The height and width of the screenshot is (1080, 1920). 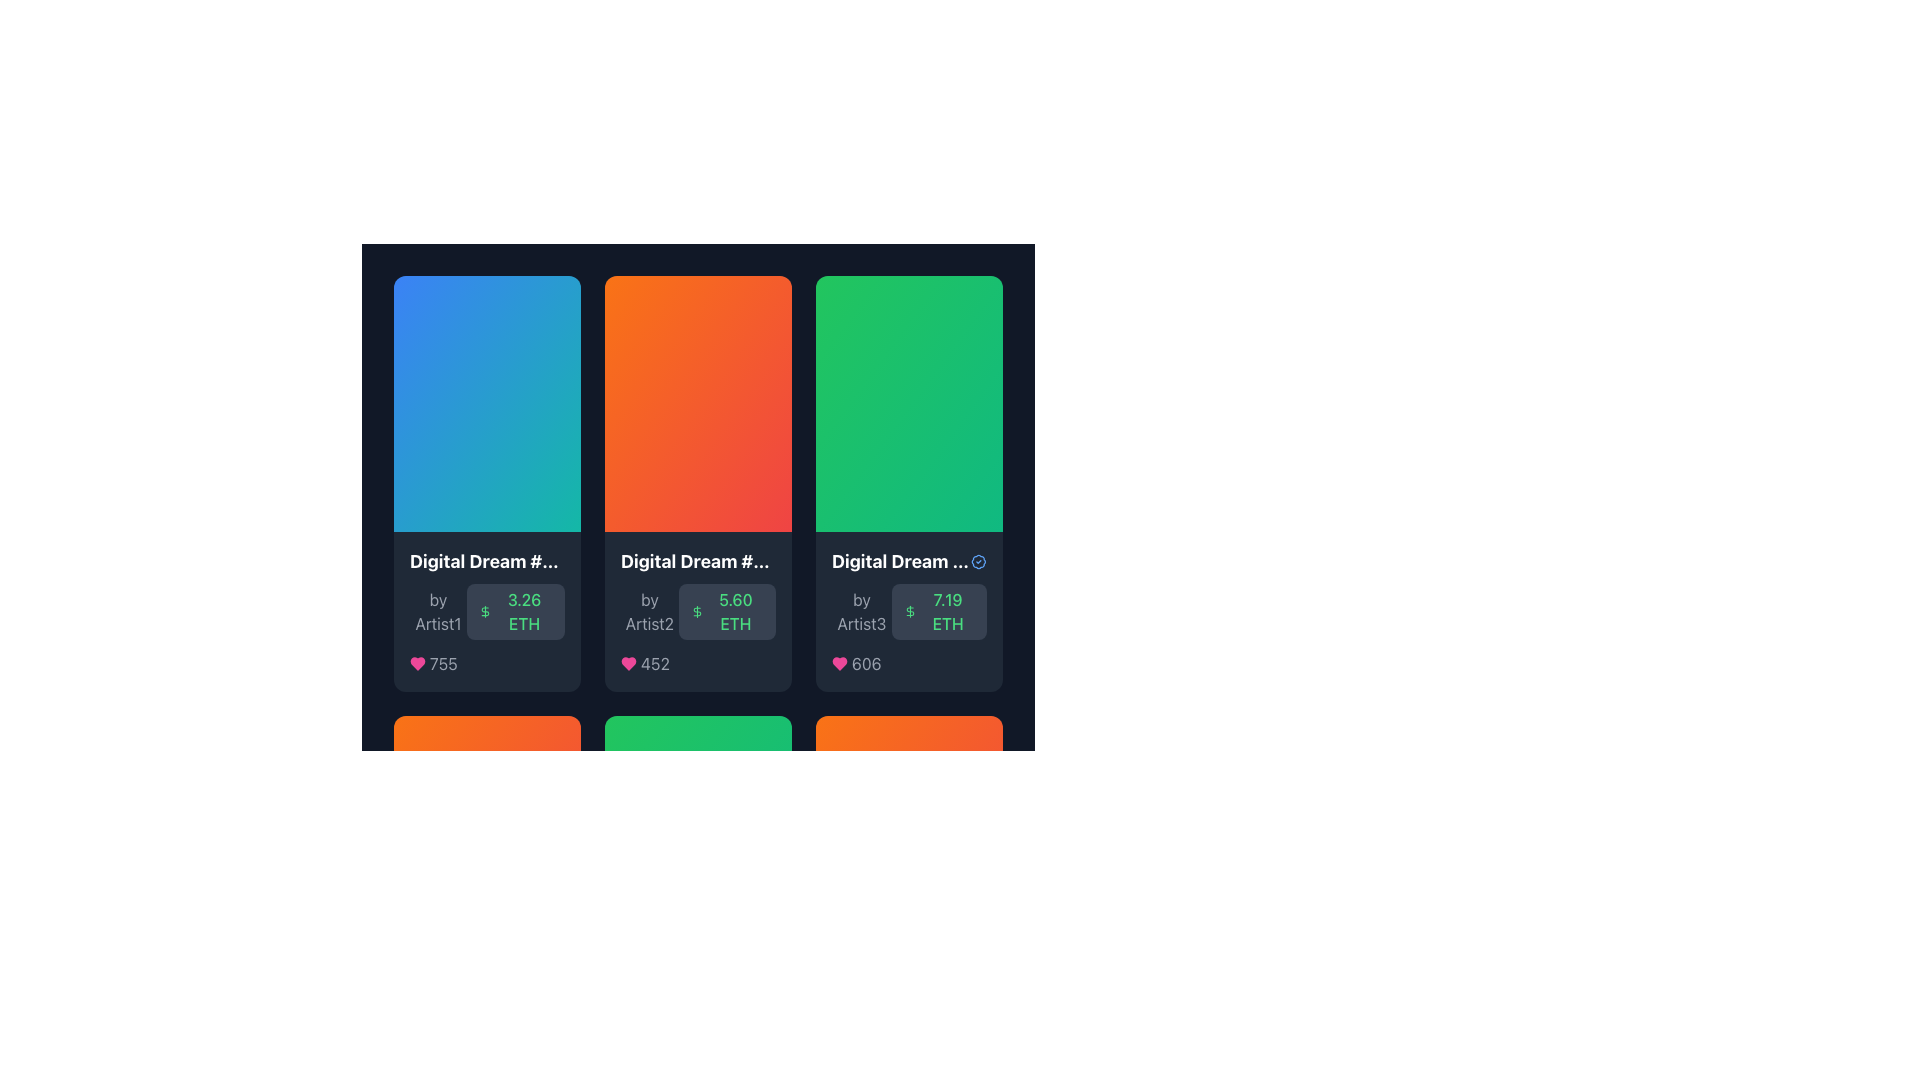 I want to click on the decorative rectangular background element with a smooth gradient transitioning from orange to red, located at the upper section of the interactive card displaying digital artwork details, so click(x=487, y=844).